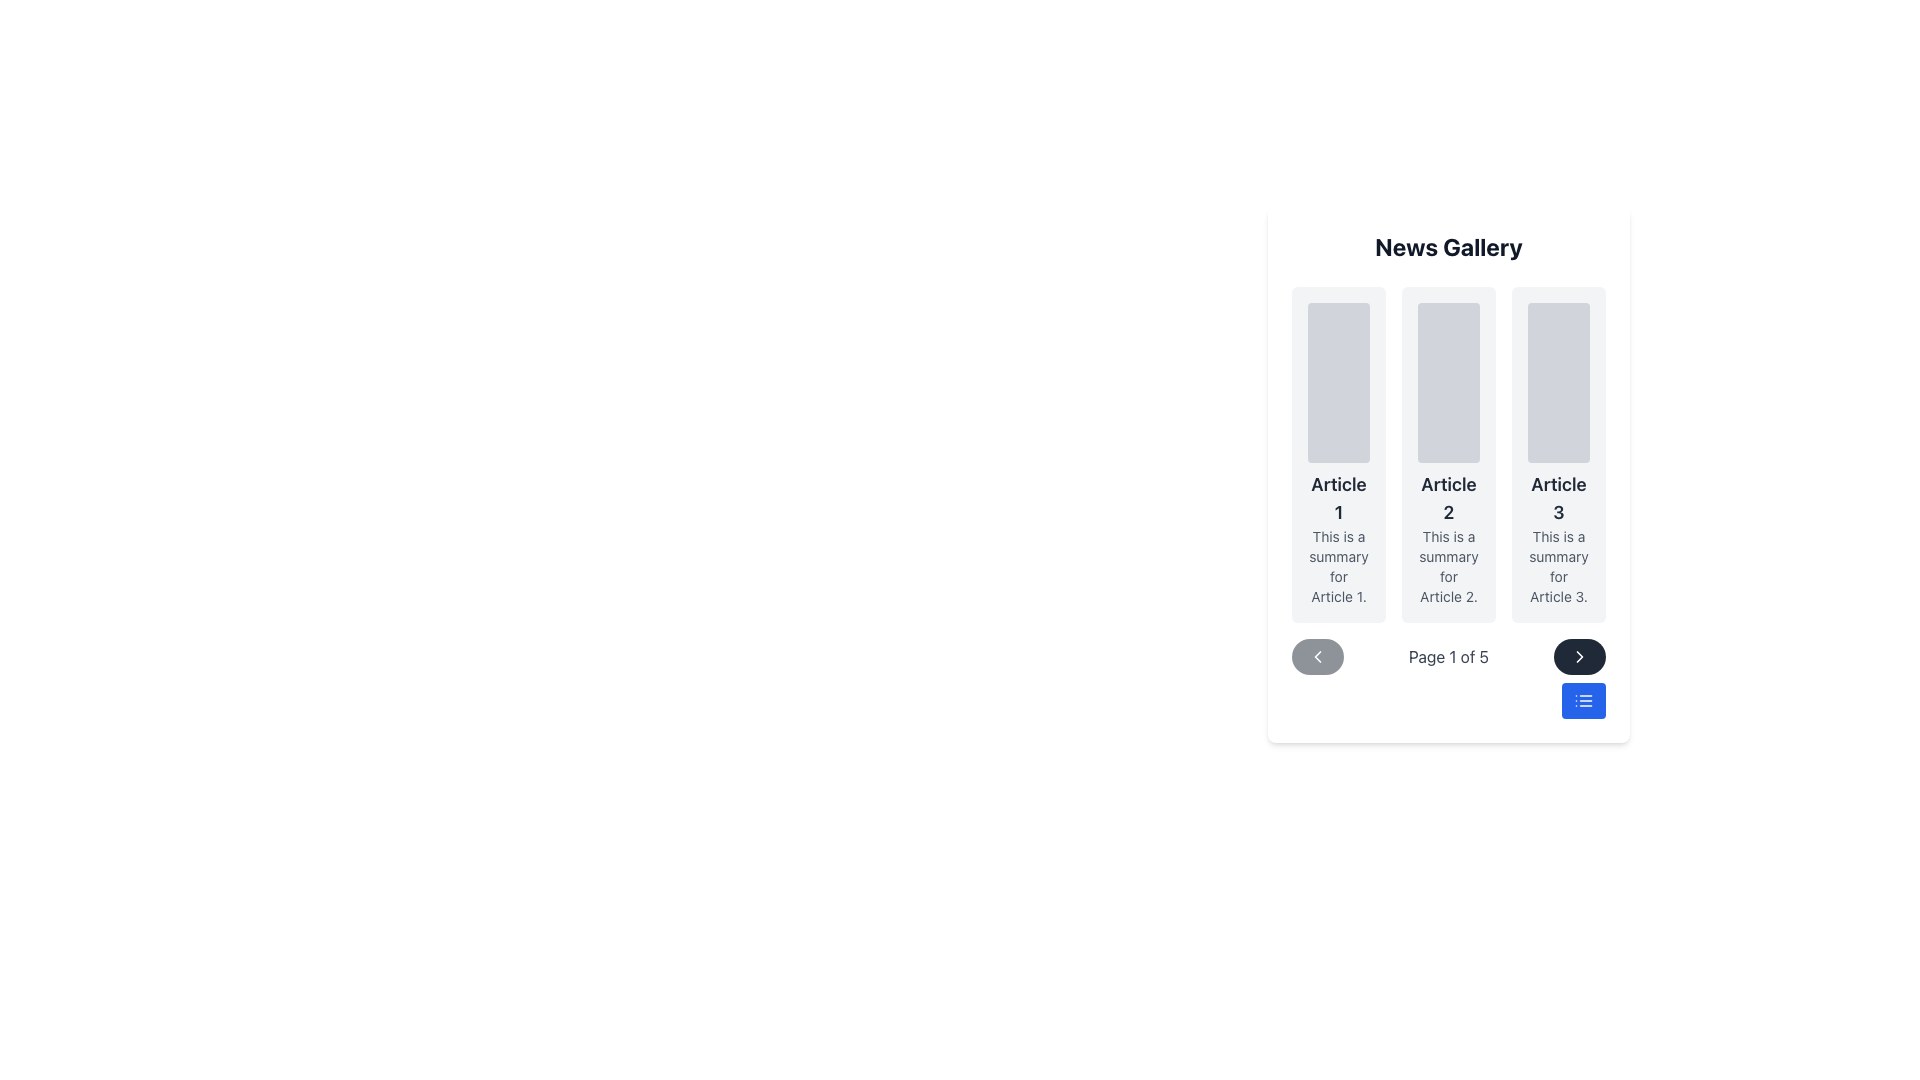 The width and height of the screenshot is (1920, 1080). Describe the element at coordinates (1318, 656) in the screenshot. I see `the left chevron icon inside the gray circular button located next to the text 'Page 1 of 5'` at that location.